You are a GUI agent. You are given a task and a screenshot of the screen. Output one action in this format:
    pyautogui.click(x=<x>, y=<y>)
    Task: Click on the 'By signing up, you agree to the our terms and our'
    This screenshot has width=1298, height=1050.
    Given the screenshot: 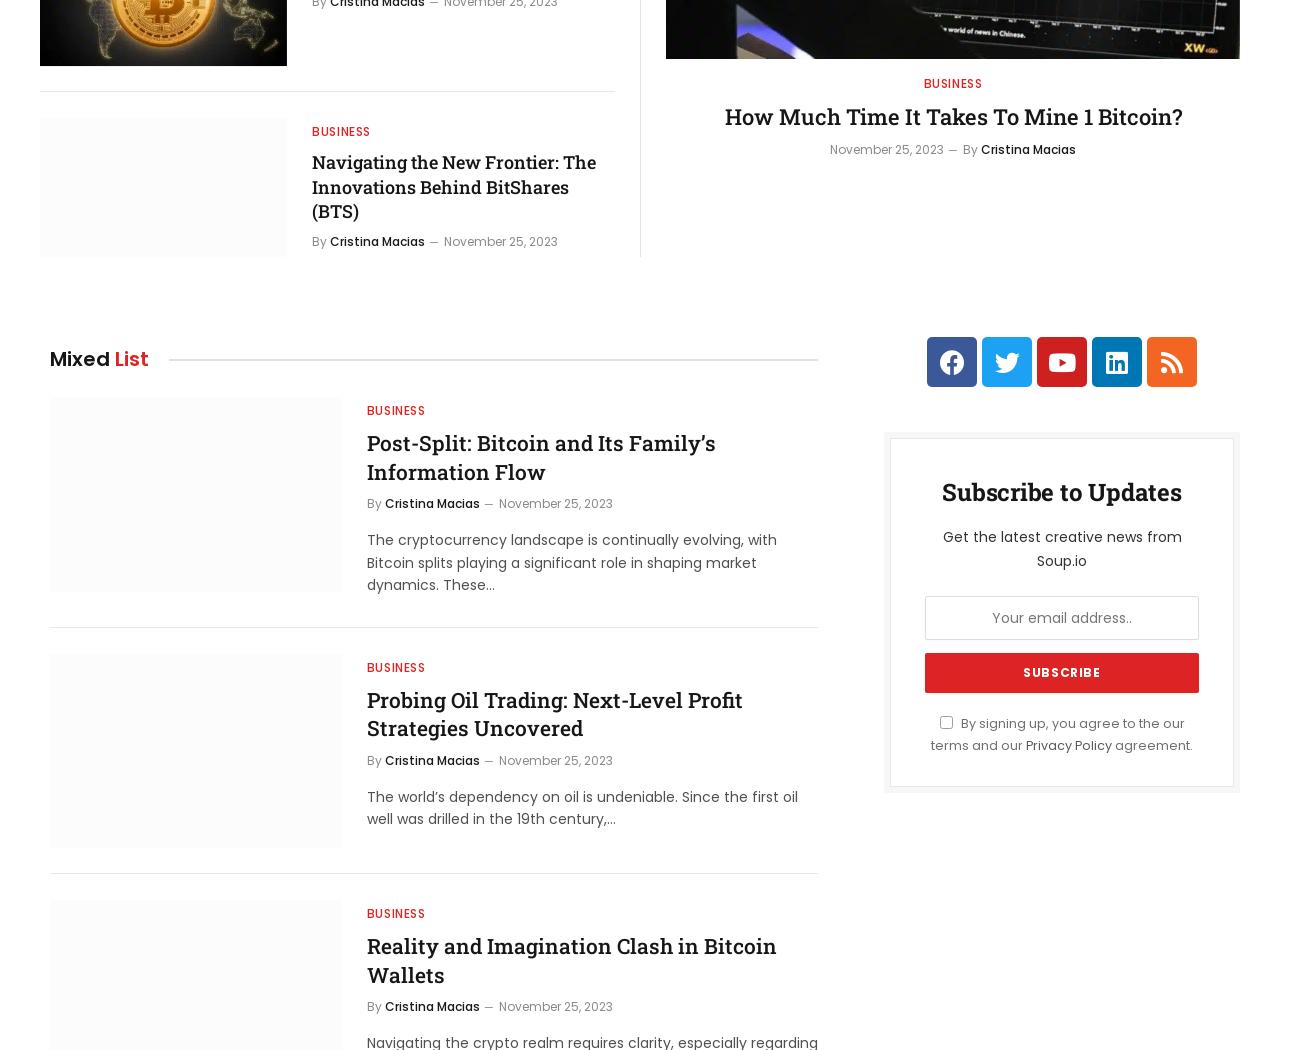 What is the action you would take?
    pyautogui.click(x=1056, y=732)
    